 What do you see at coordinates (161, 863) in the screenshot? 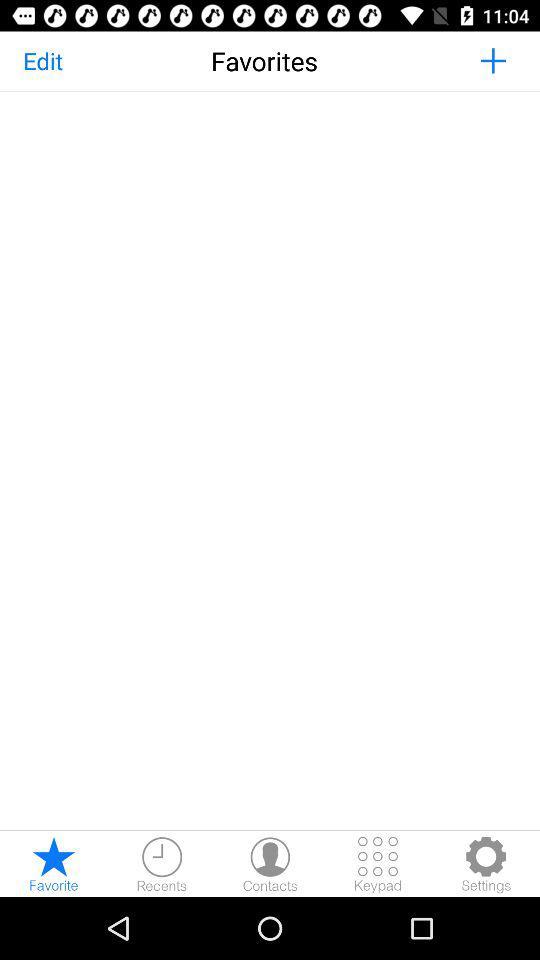
I see `the time icon` at bounding box center [161, 863].